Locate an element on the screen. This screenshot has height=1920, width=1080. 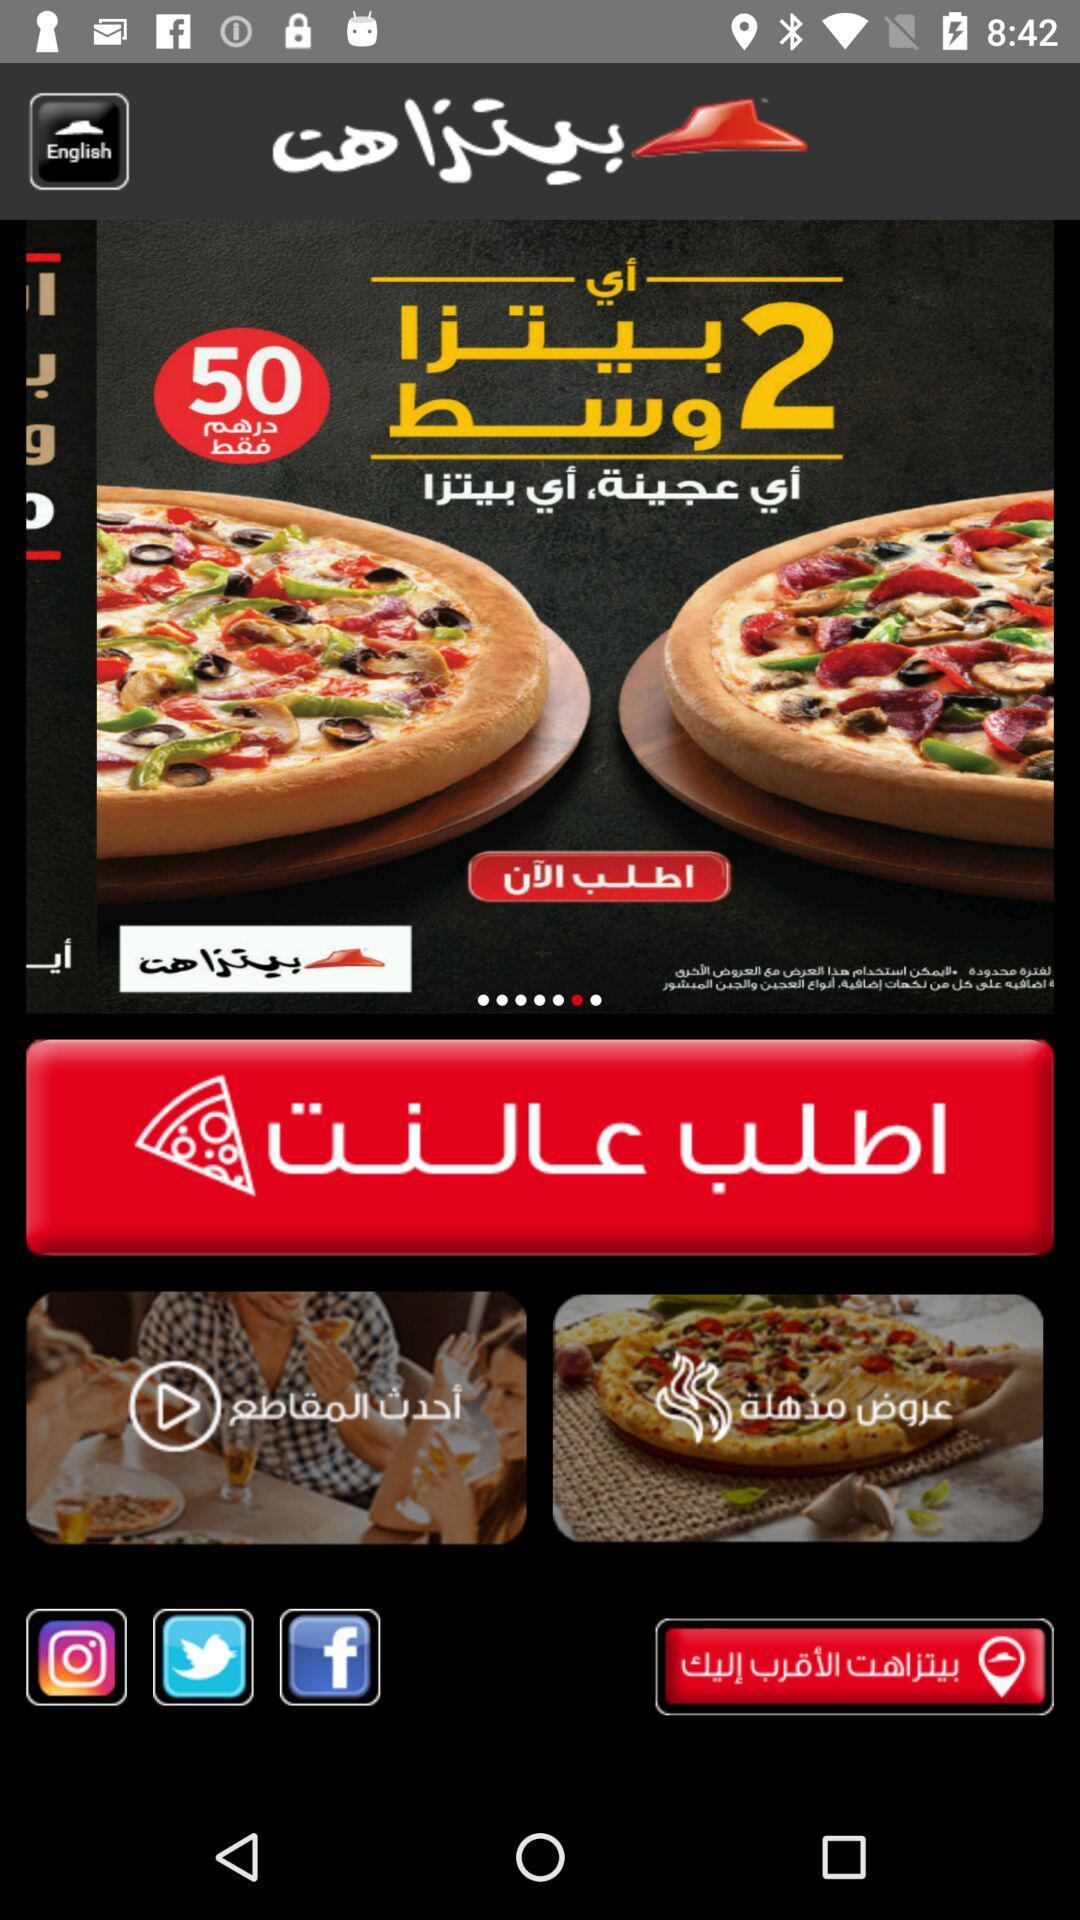
next details is located at coordinates (594, 1000).